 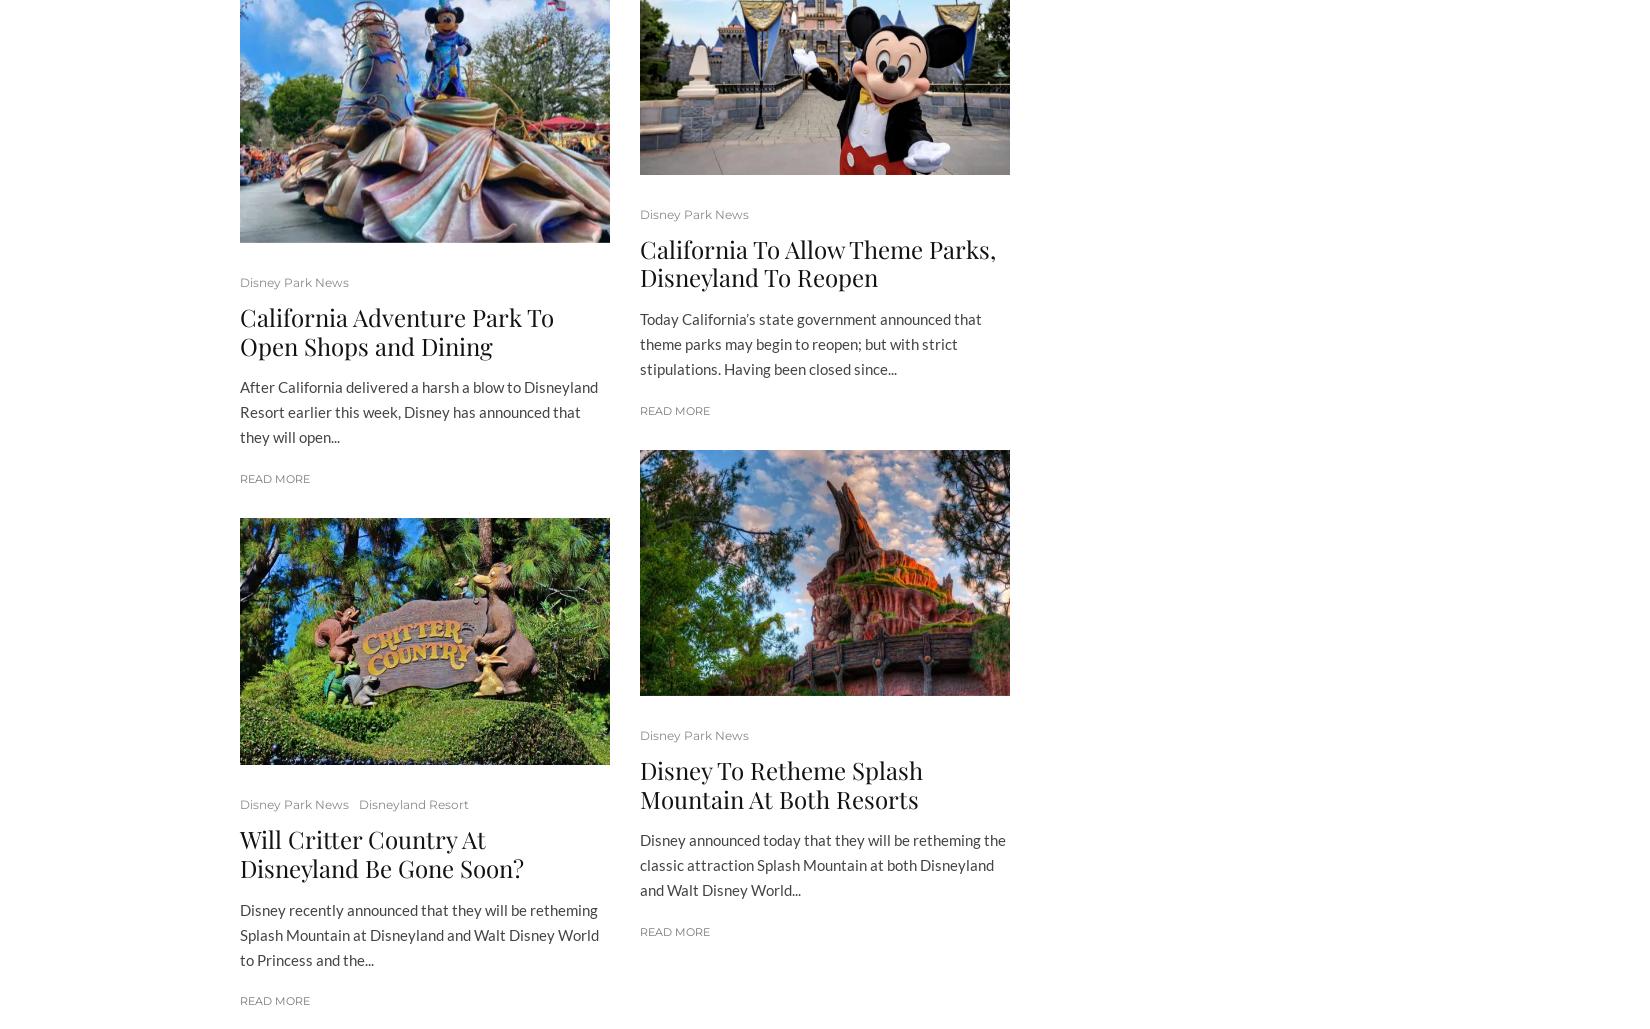 I want to click on 'After California delivered a harsh a blow to Disneyland Resort earlier this week, Disney has announced that they will open...', so click(x=417, y=411).